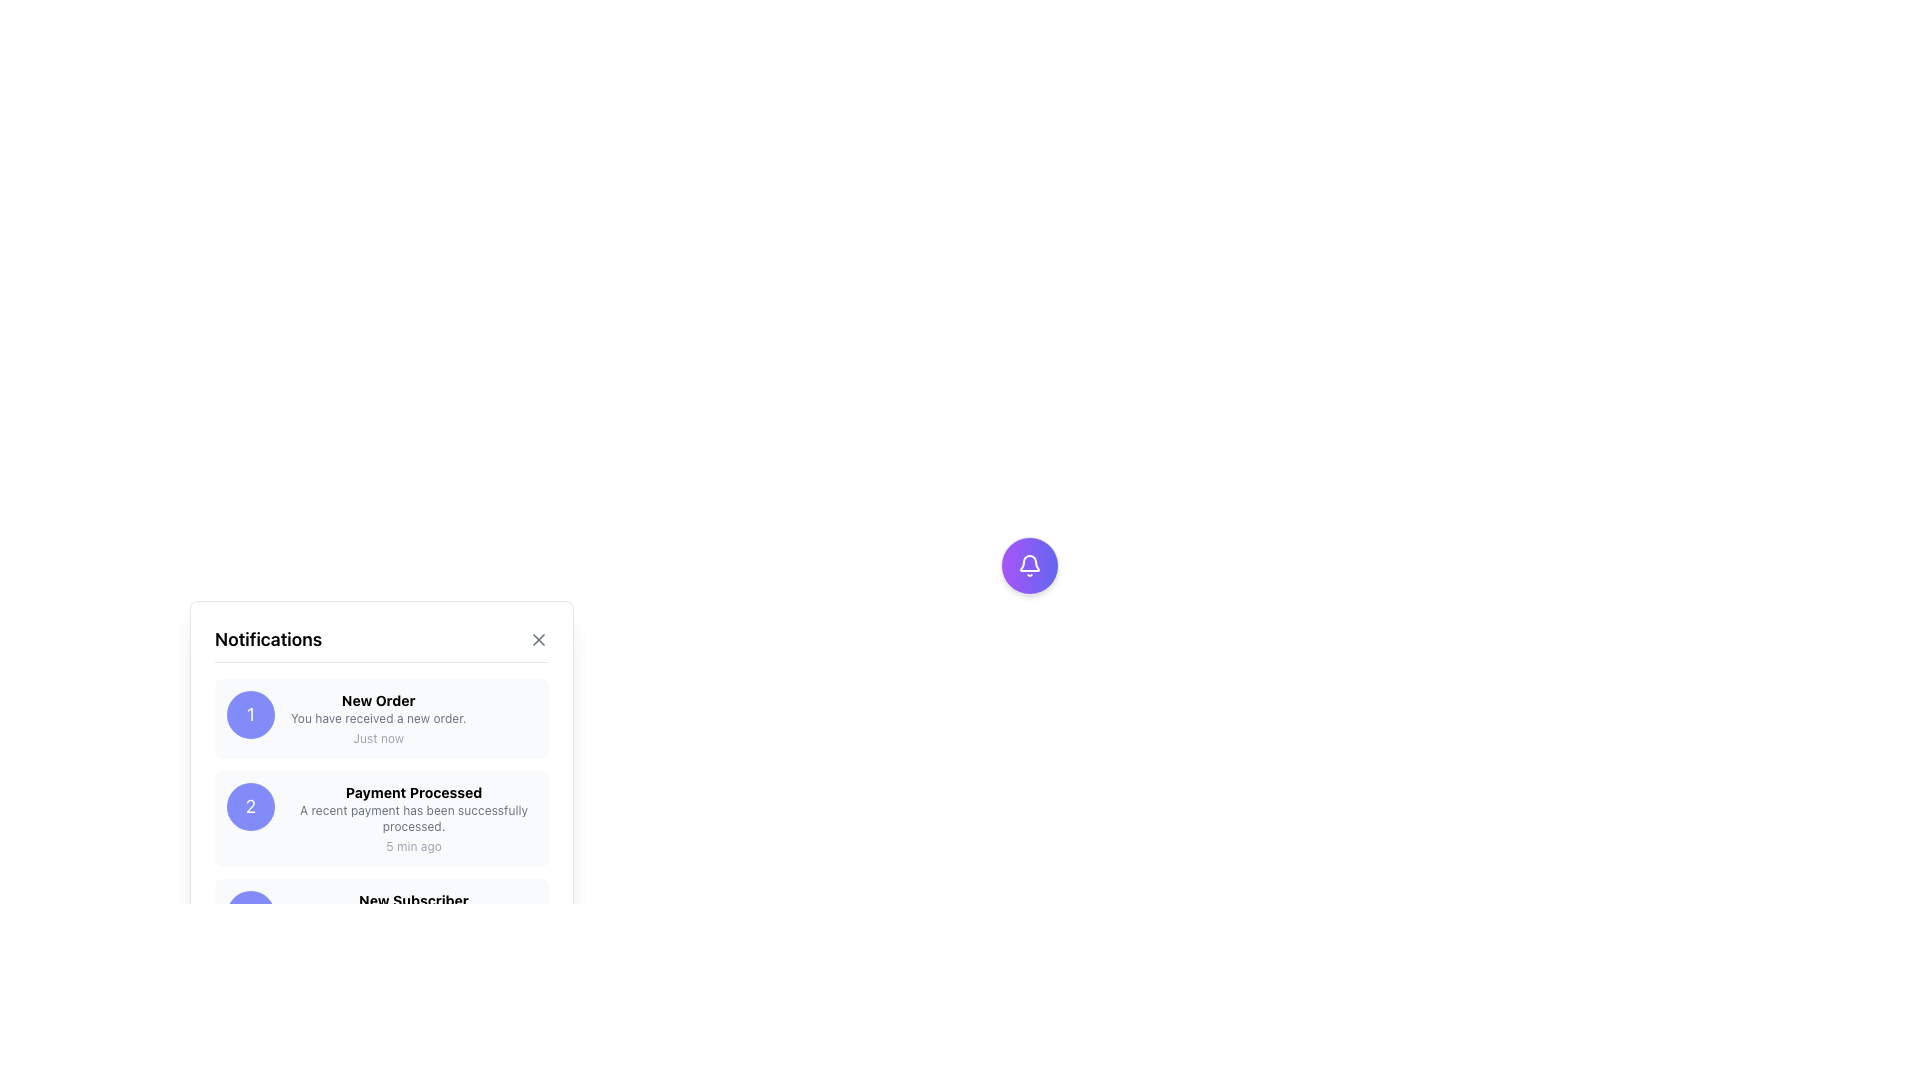  I want to click on the cross icon within the notifications panel, so click(538, 640).